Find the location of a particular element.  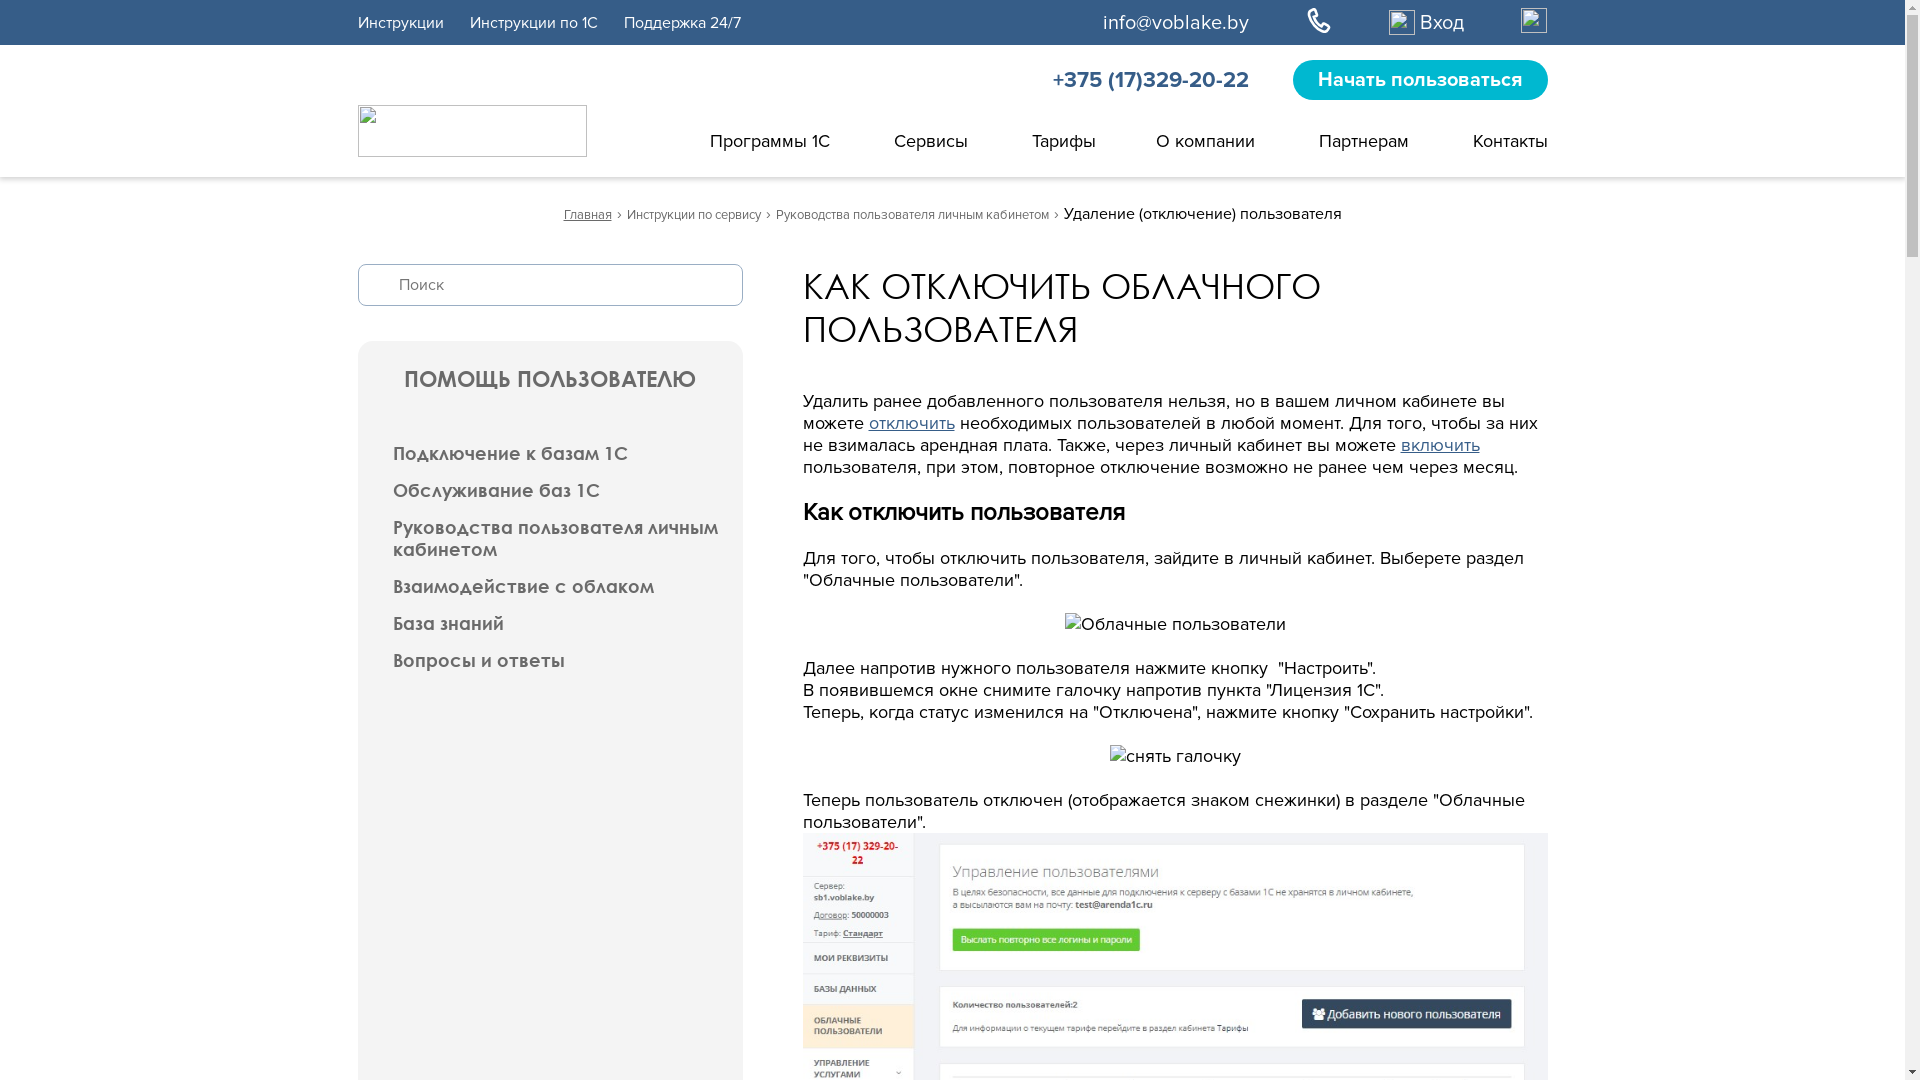

'info@voblake.by' is located at coordinates (1175, 22).